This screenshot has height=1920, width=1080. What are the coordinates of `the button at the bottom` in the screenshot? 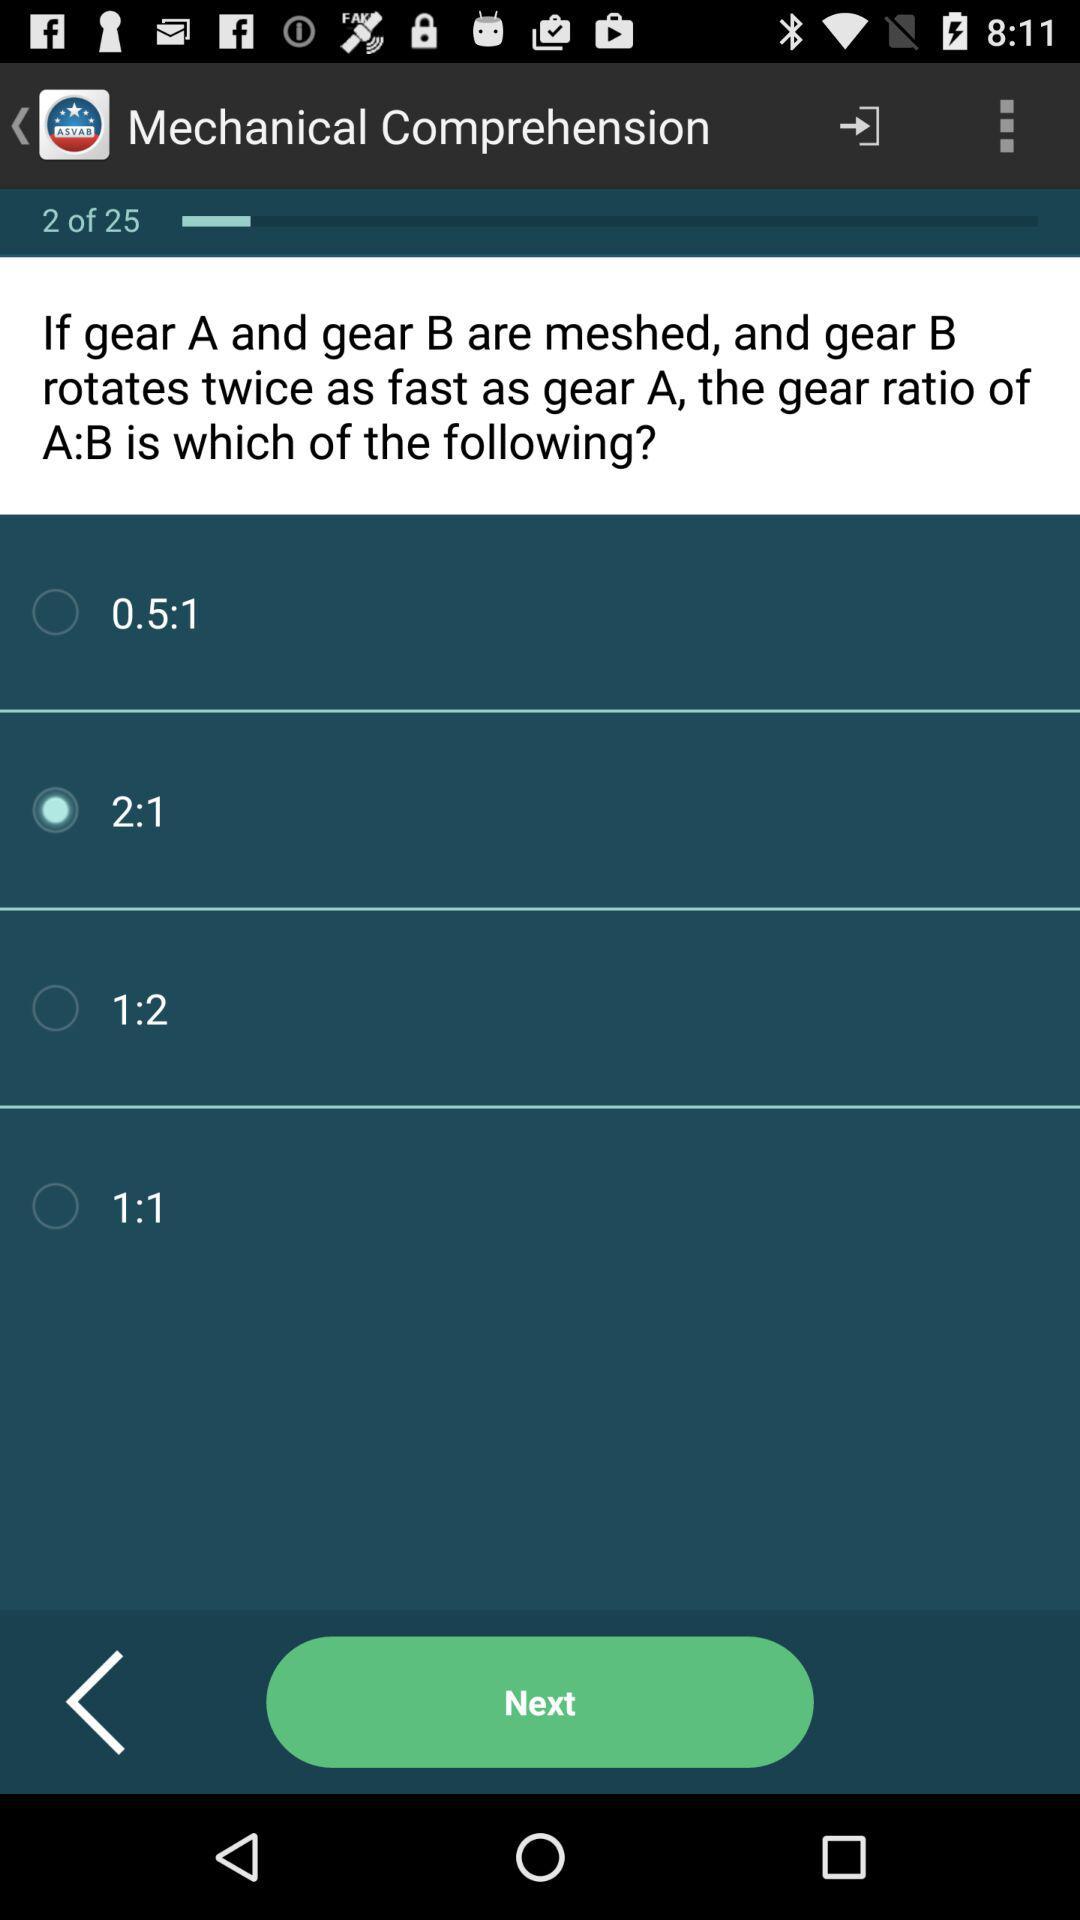 It's located at (540, 1701).